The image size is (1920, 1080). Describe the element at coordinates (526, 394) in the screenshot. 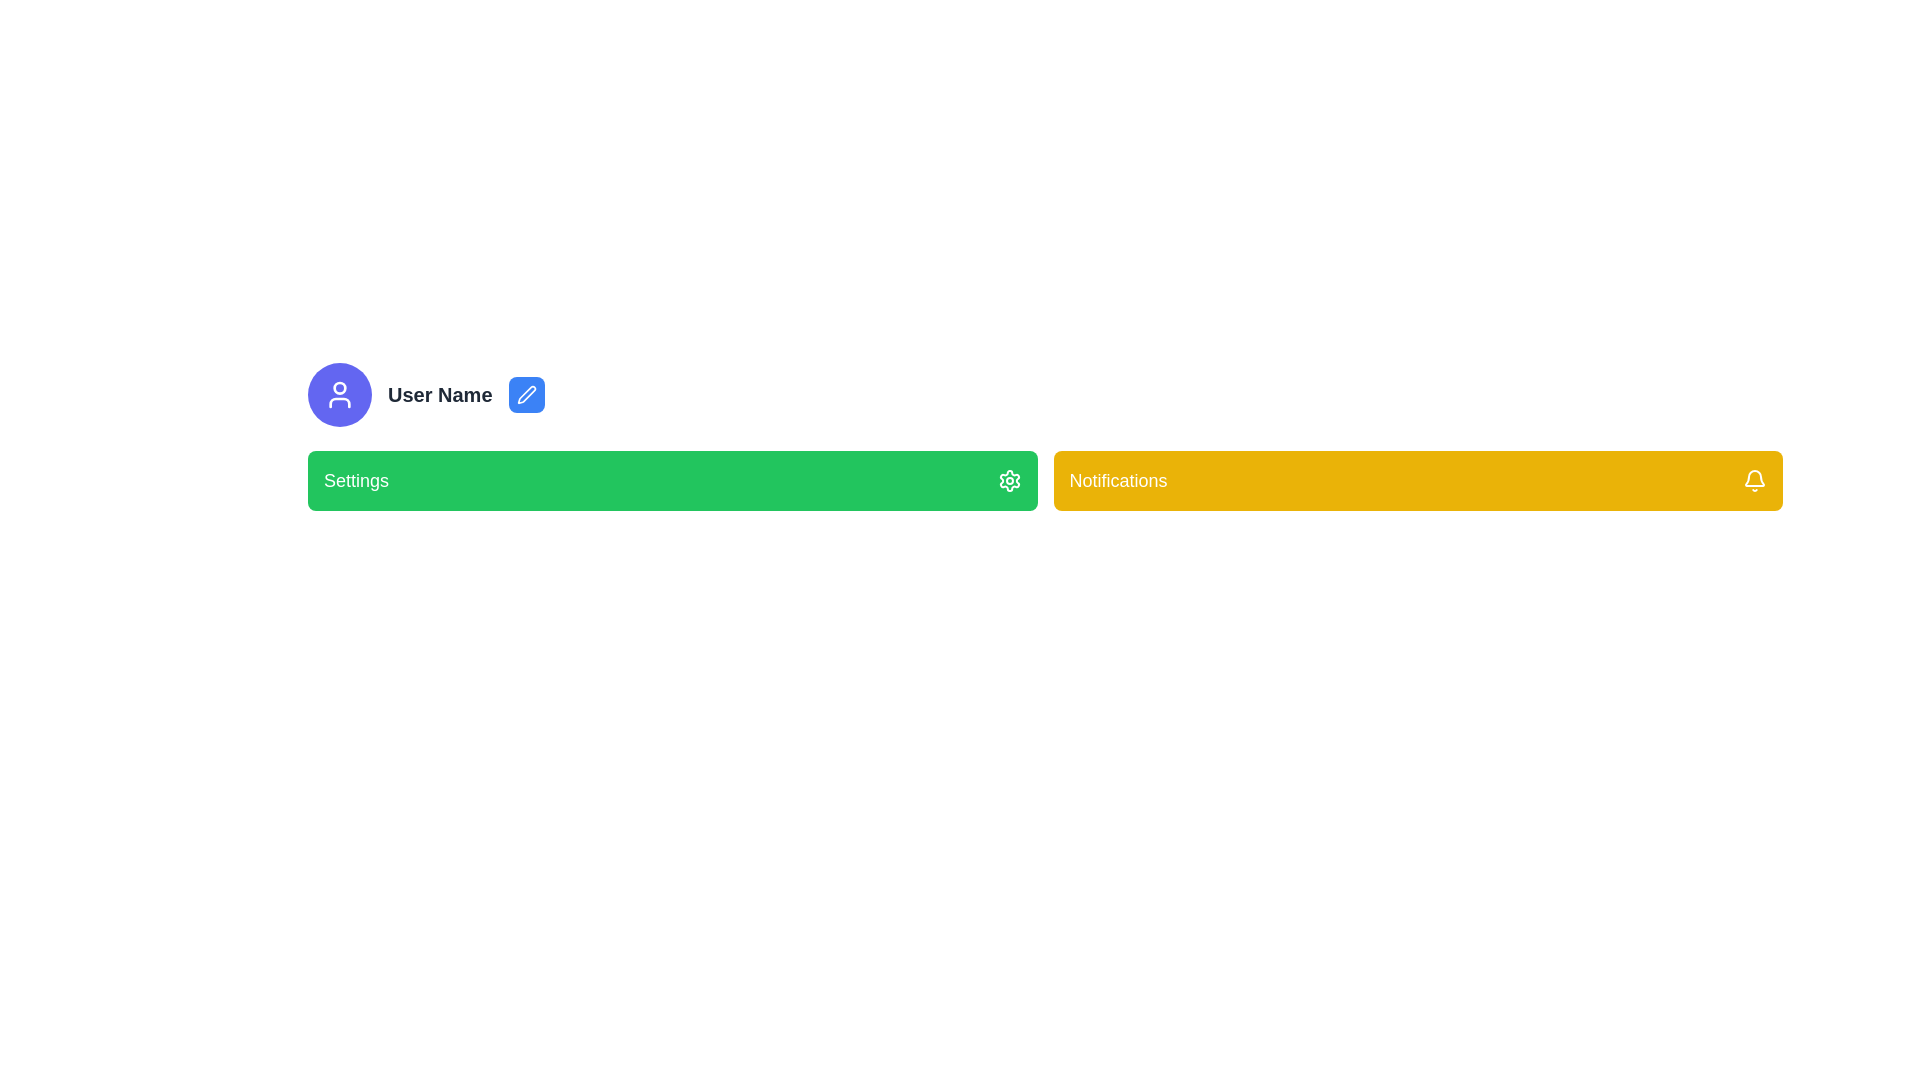

I see `the editing action icon located within a blue box-shaped button to the right of the 'User Name' text for keyboard interactions` at that location.